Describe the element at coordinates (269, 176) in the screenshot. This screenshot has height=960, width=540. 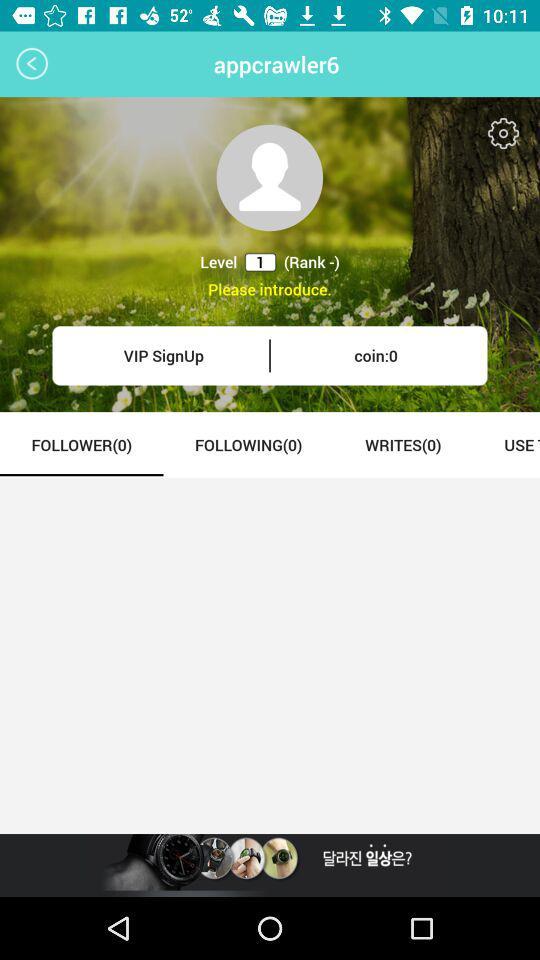
I see `profile picture` at that location.